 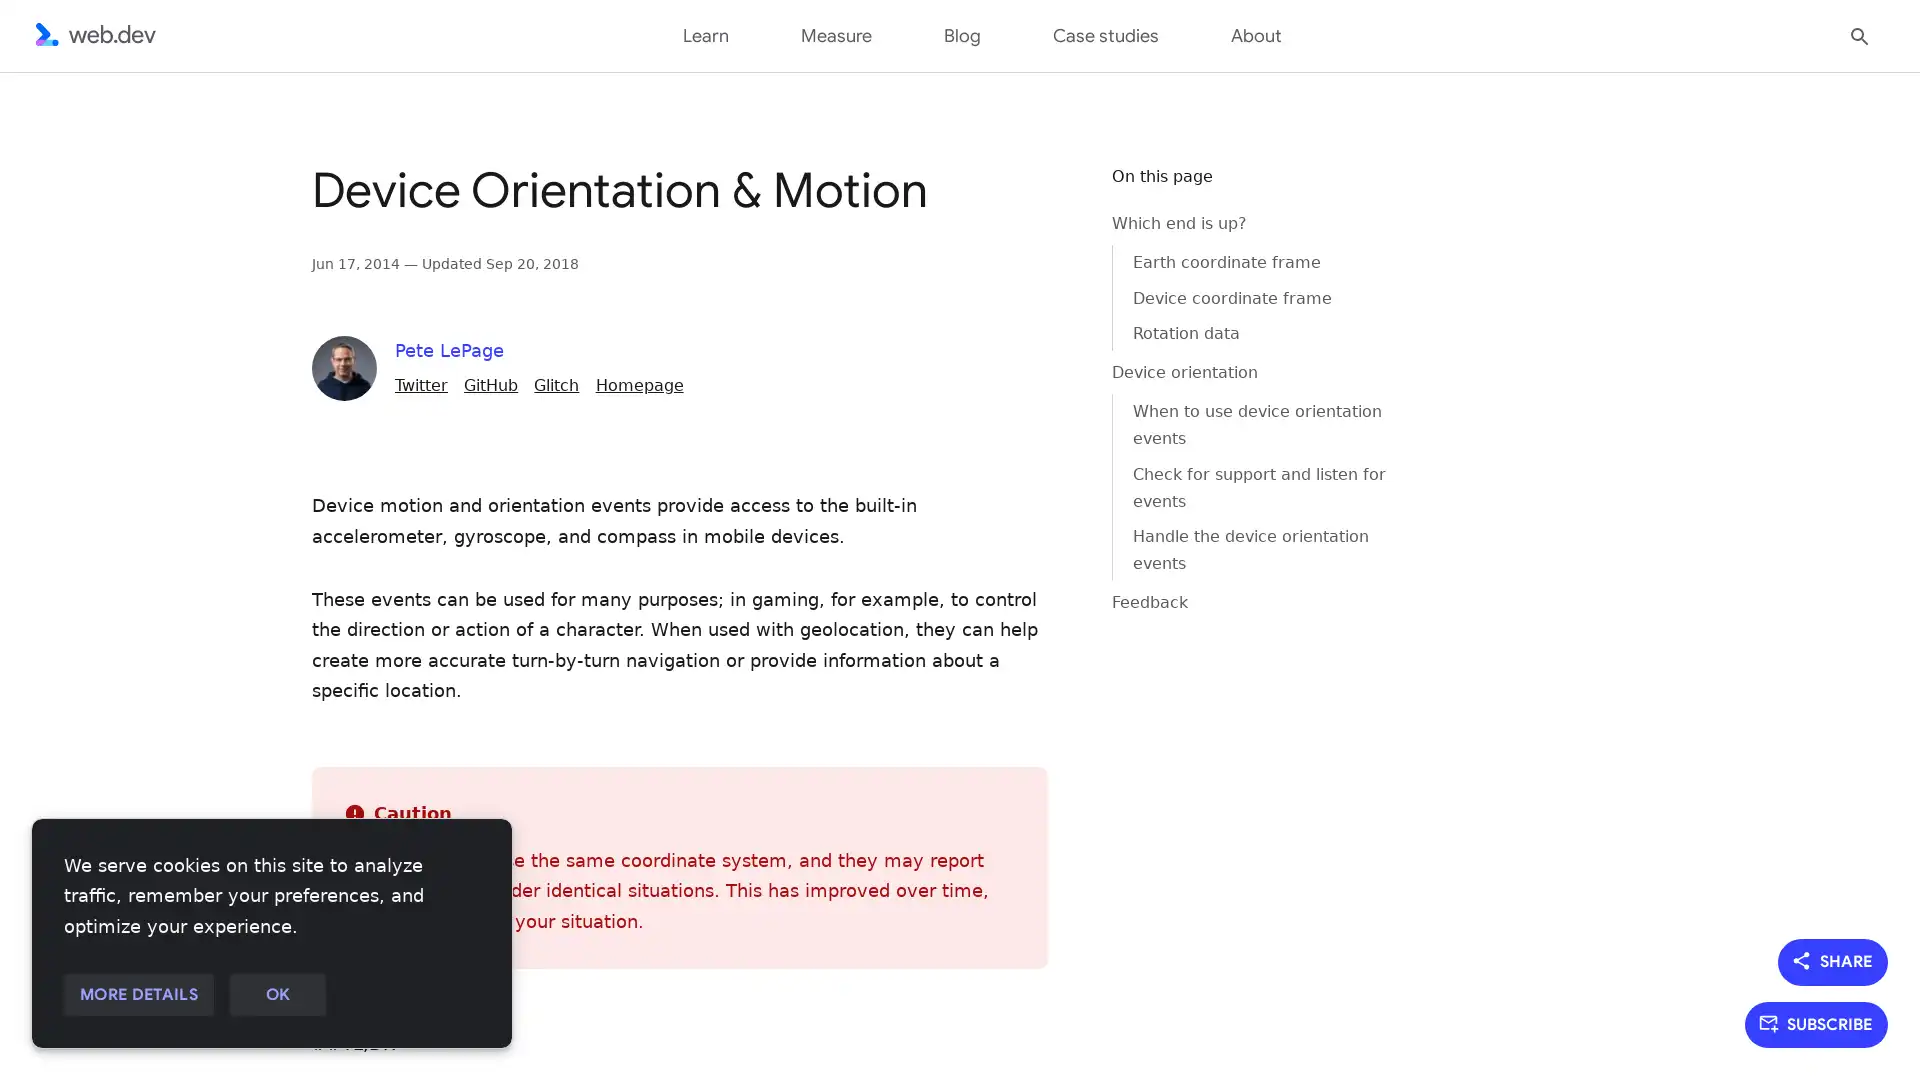 I want to click on OK, so click(x=276, y=995).